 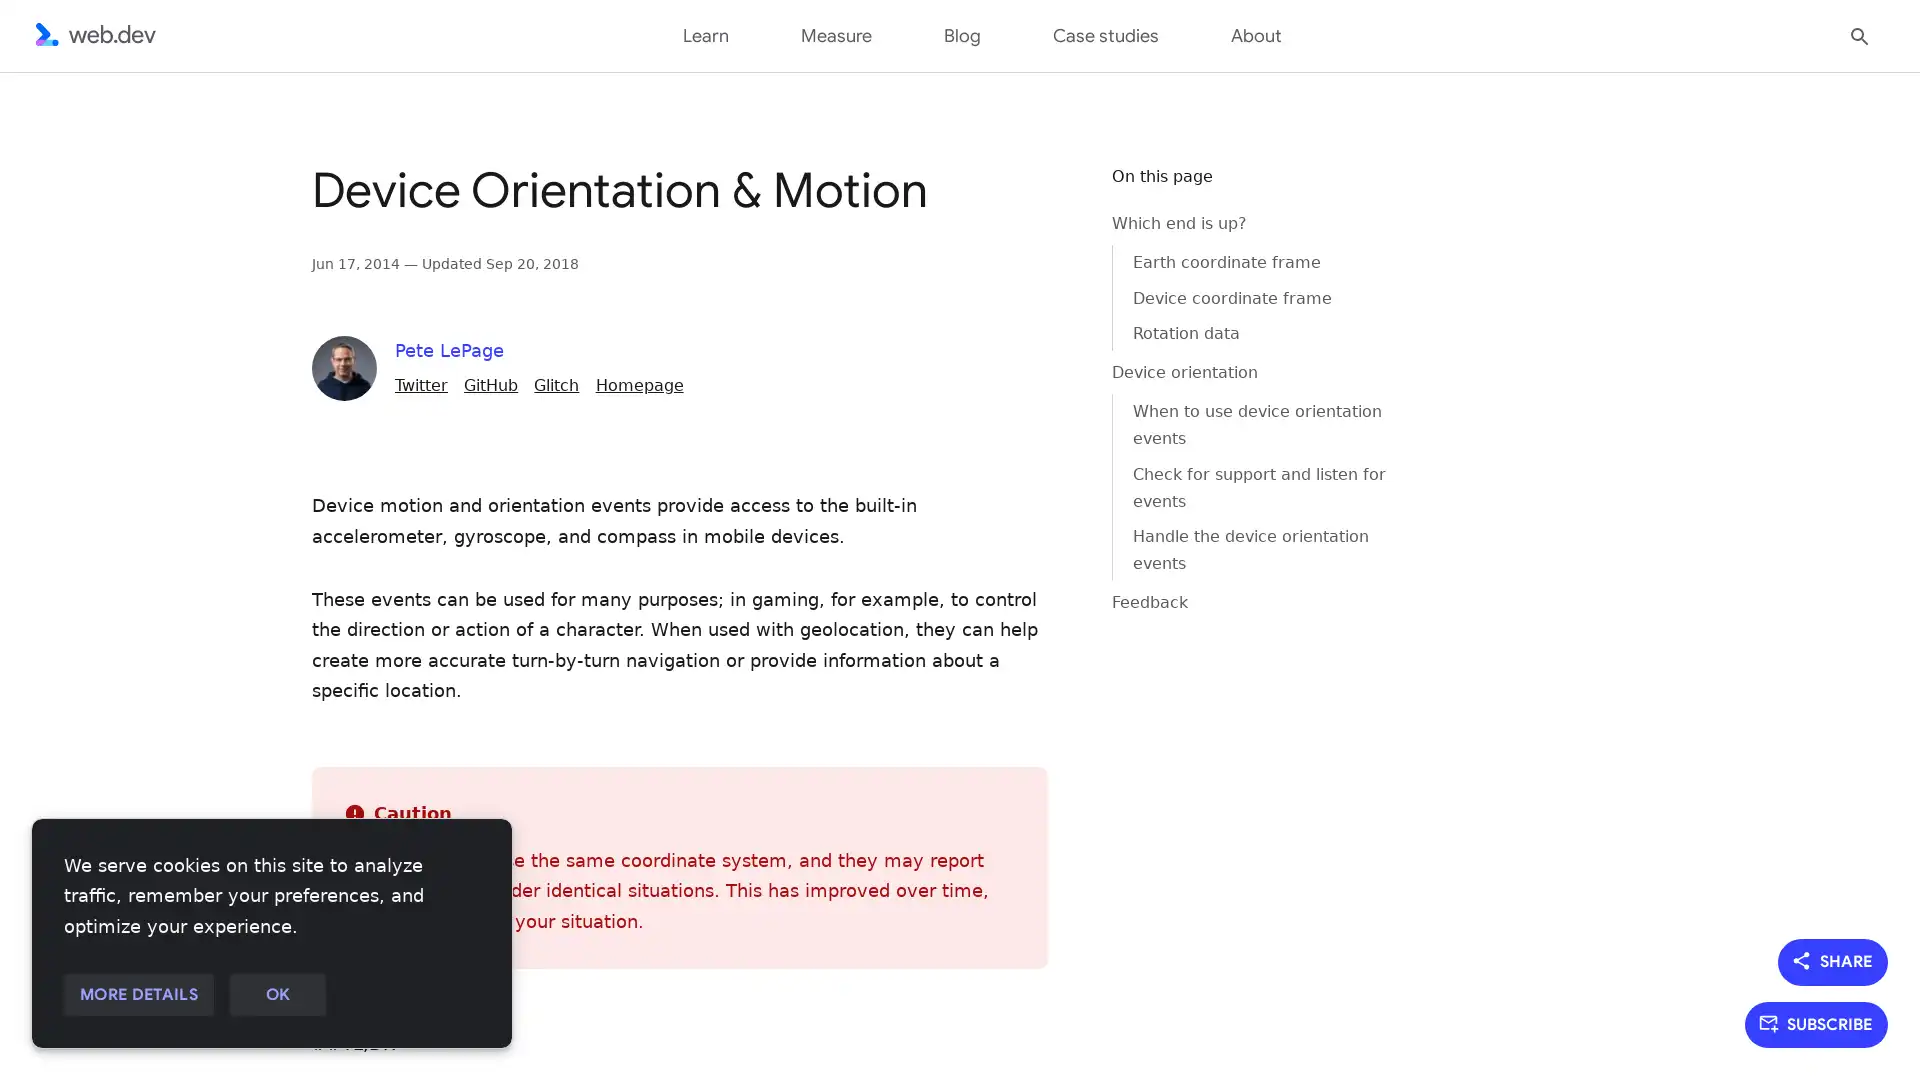 I want to click on OK, so click(x=276, y=995).